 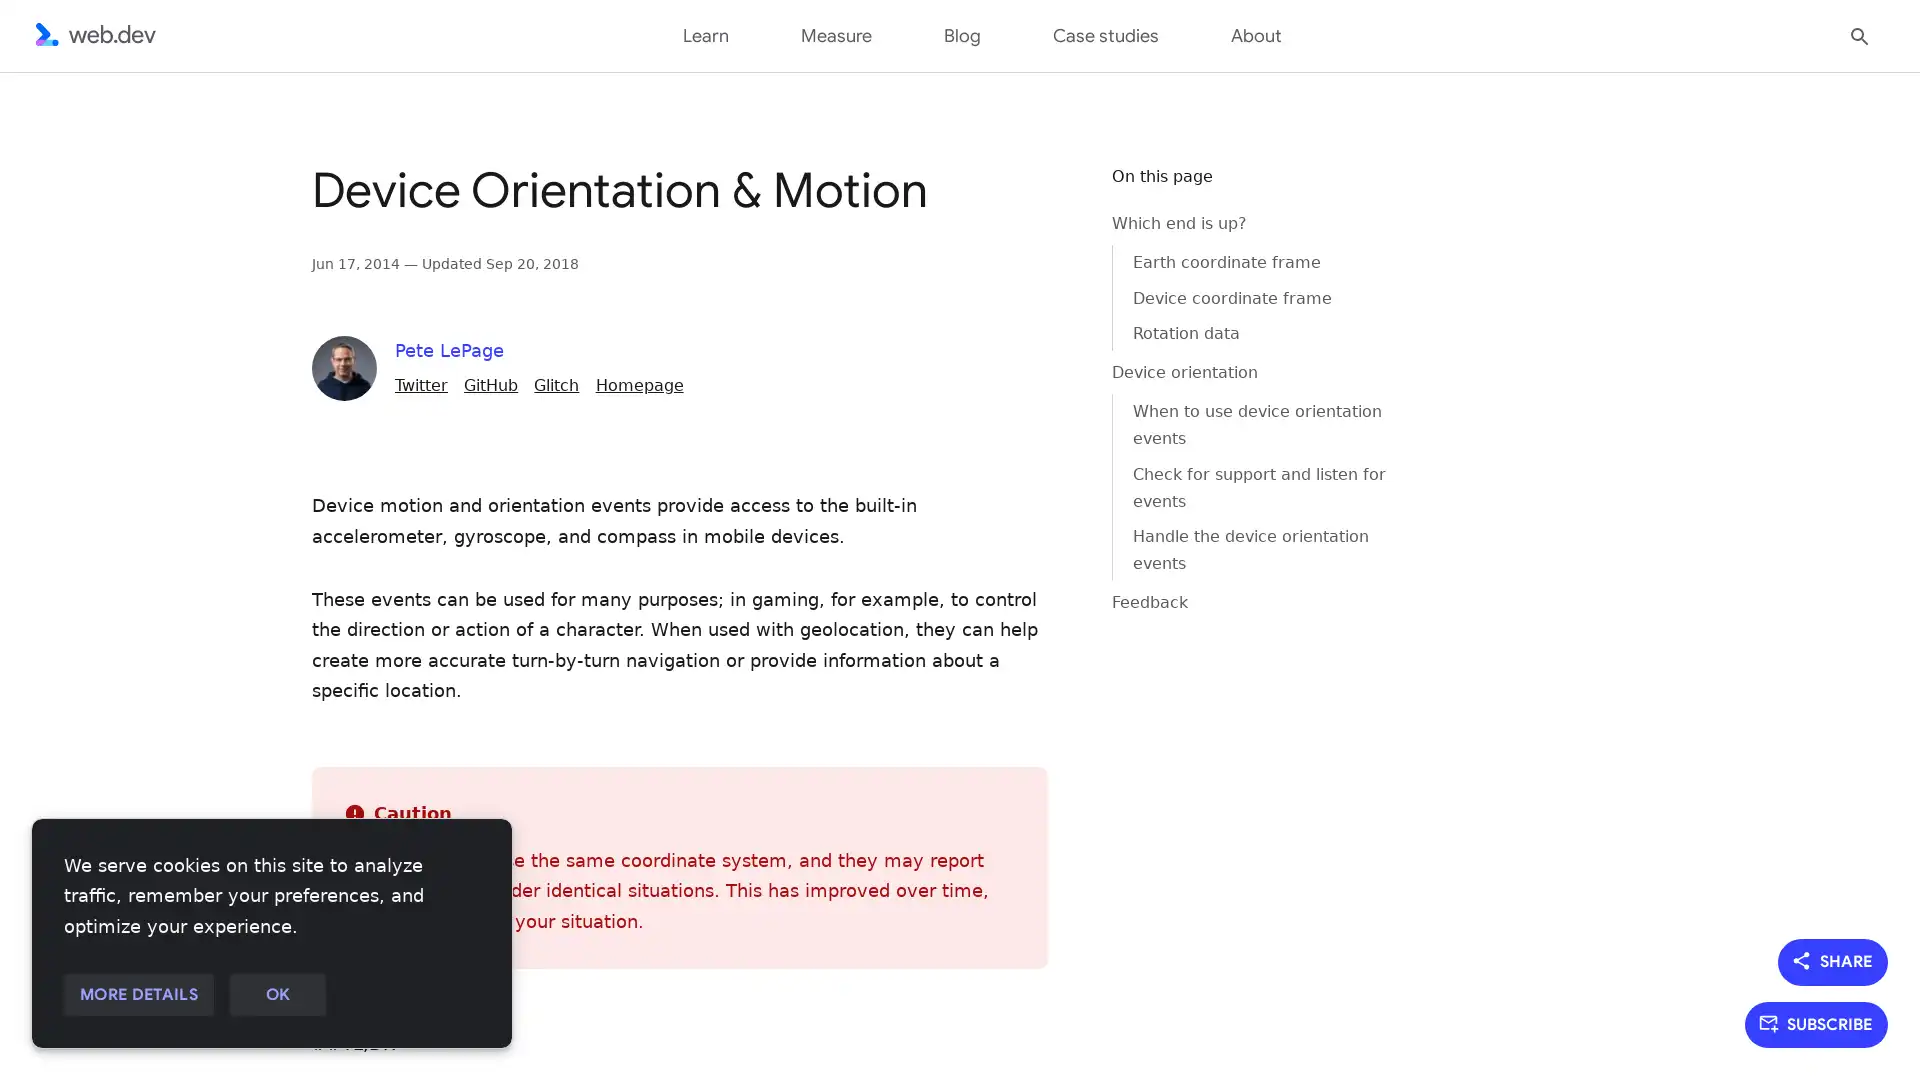 I want to click on OK, so click(x=276, y=995).